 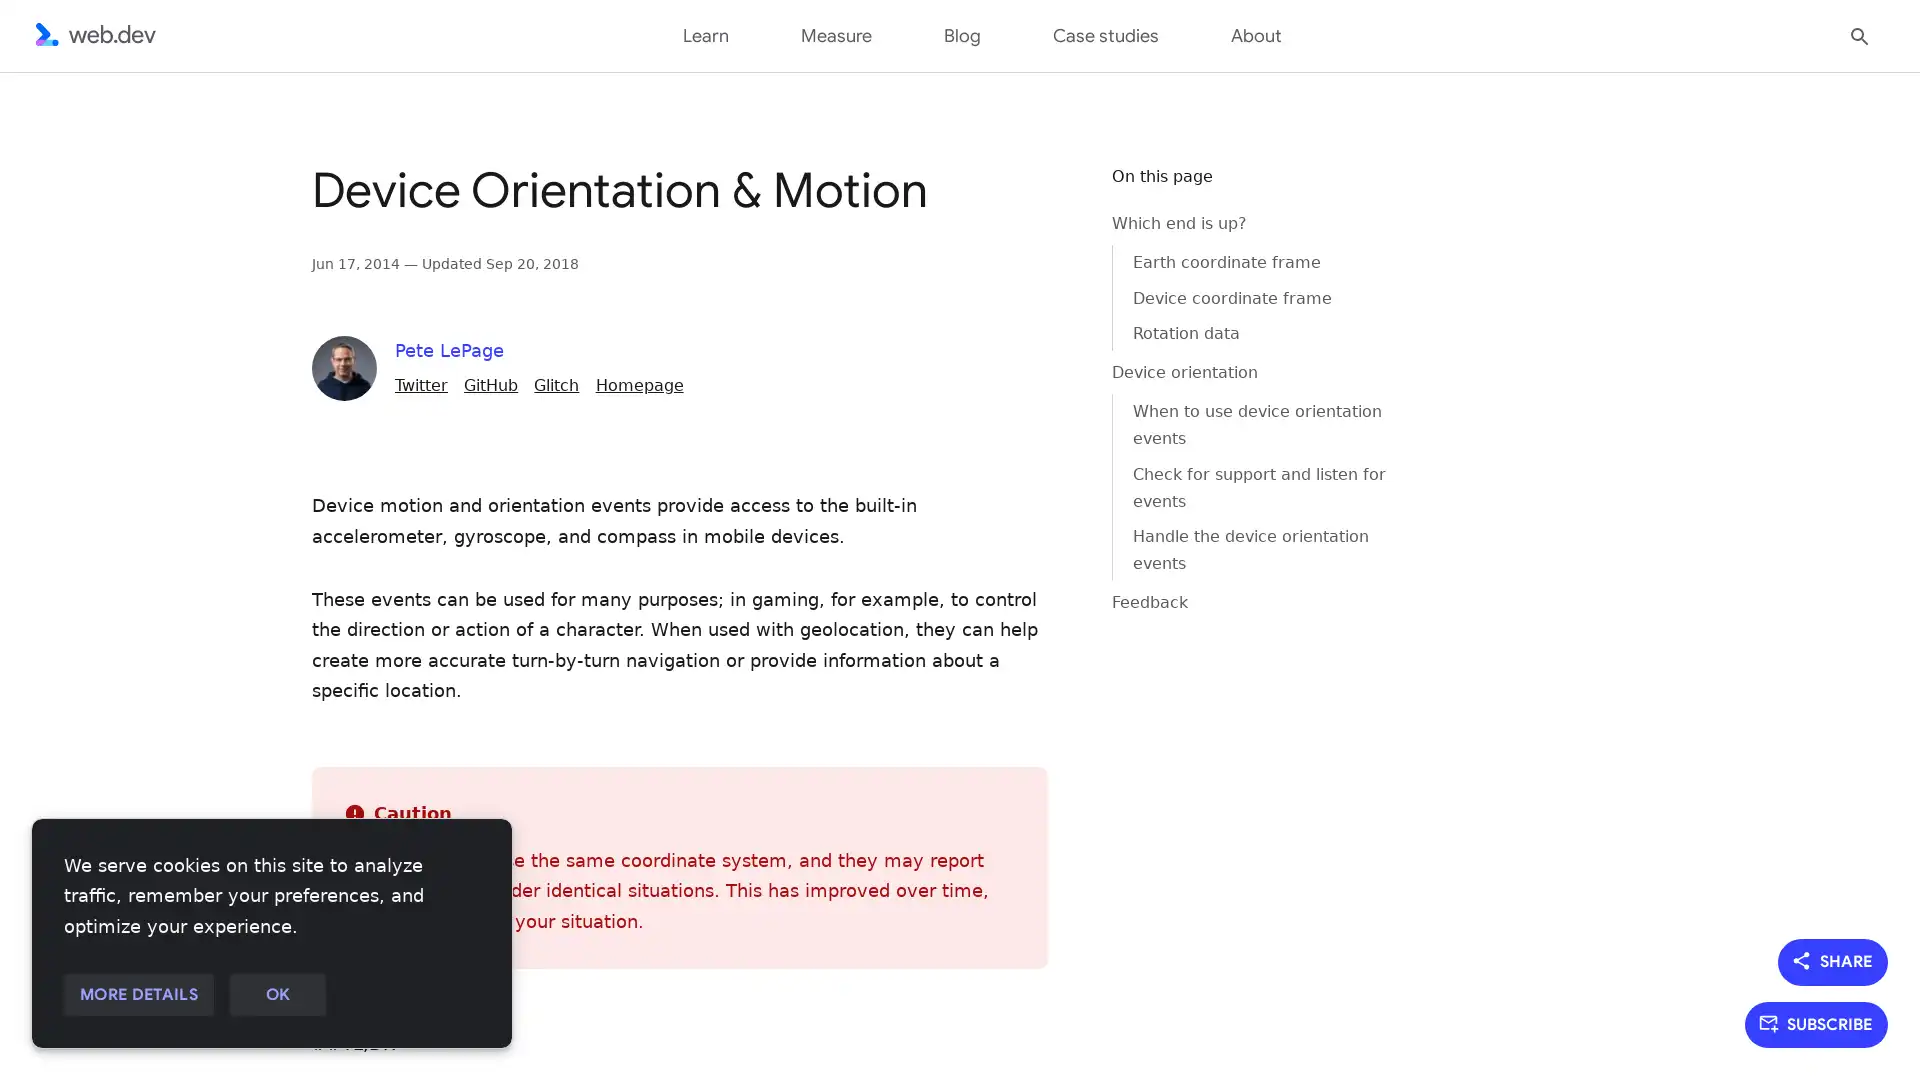 I want to click on OK, so click(x=276, y=995).